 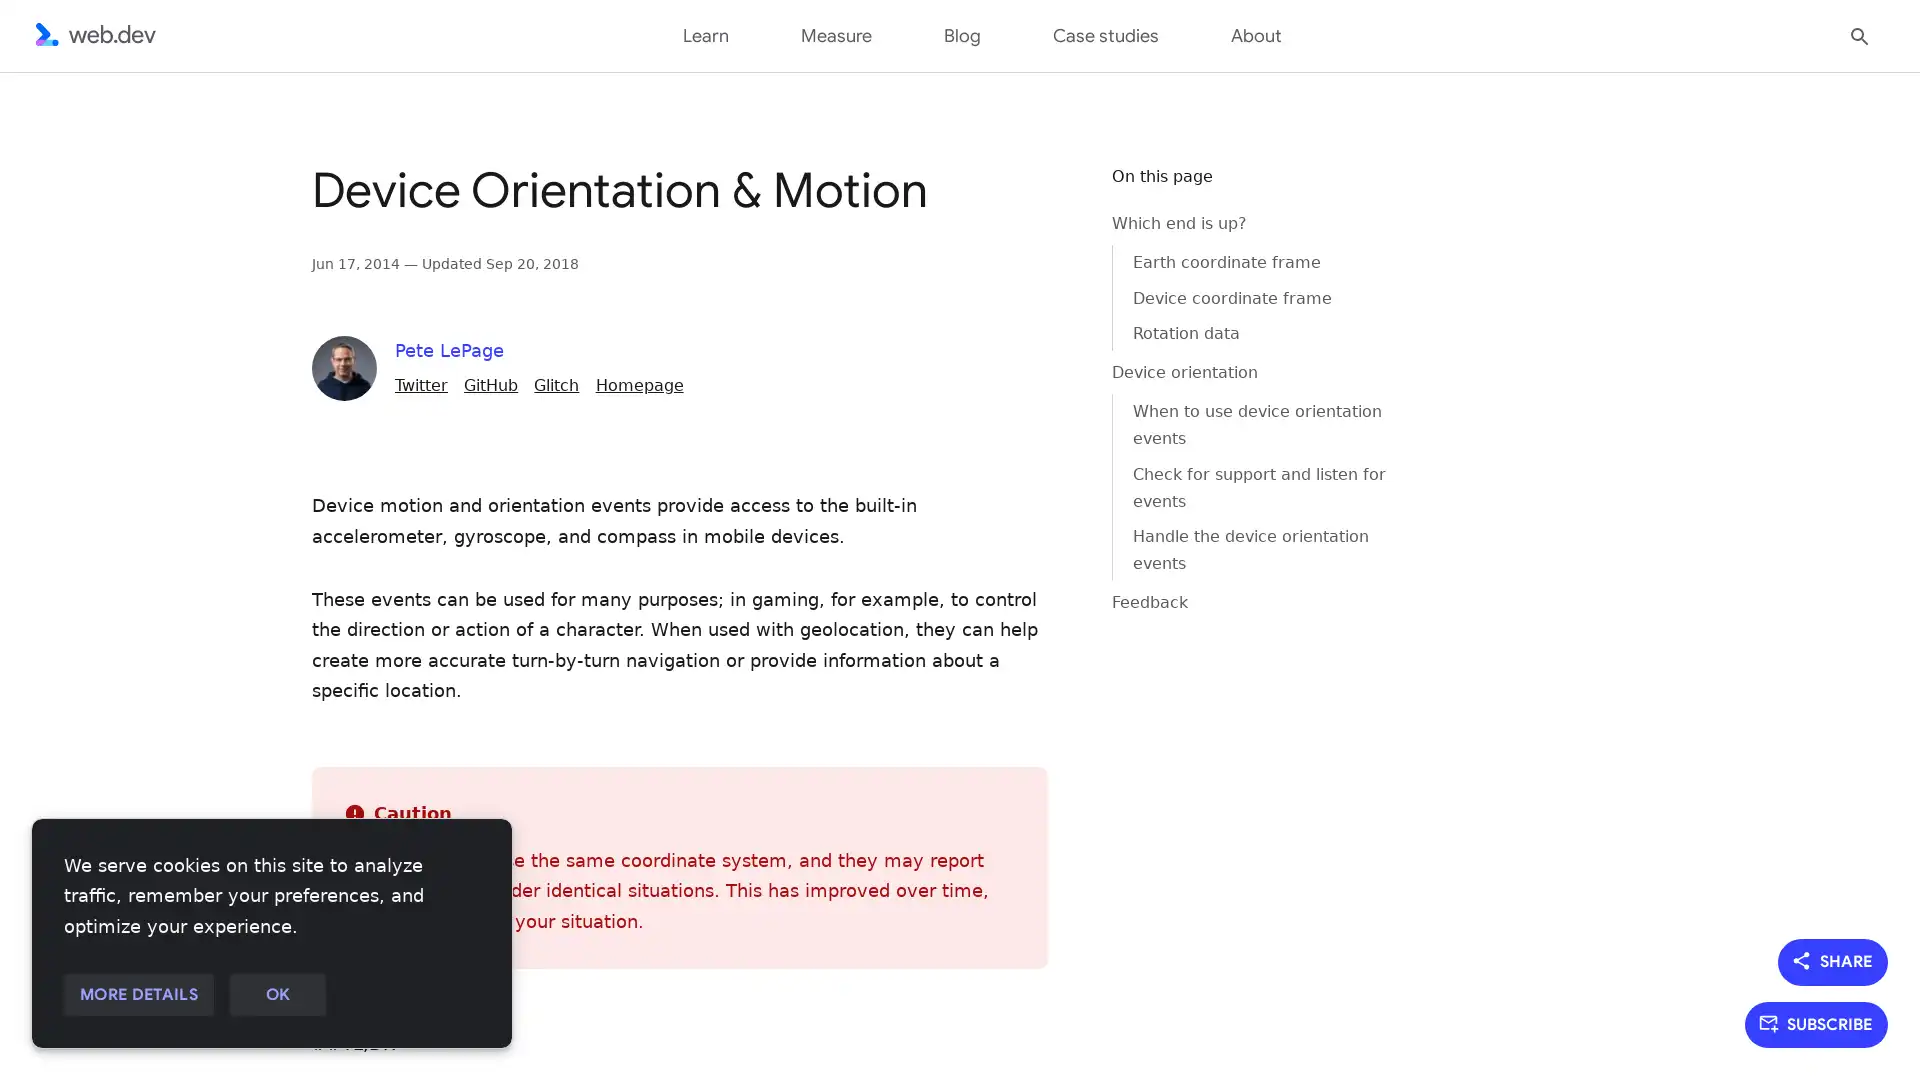 I want to click on OK, so click(x=276, y=995).